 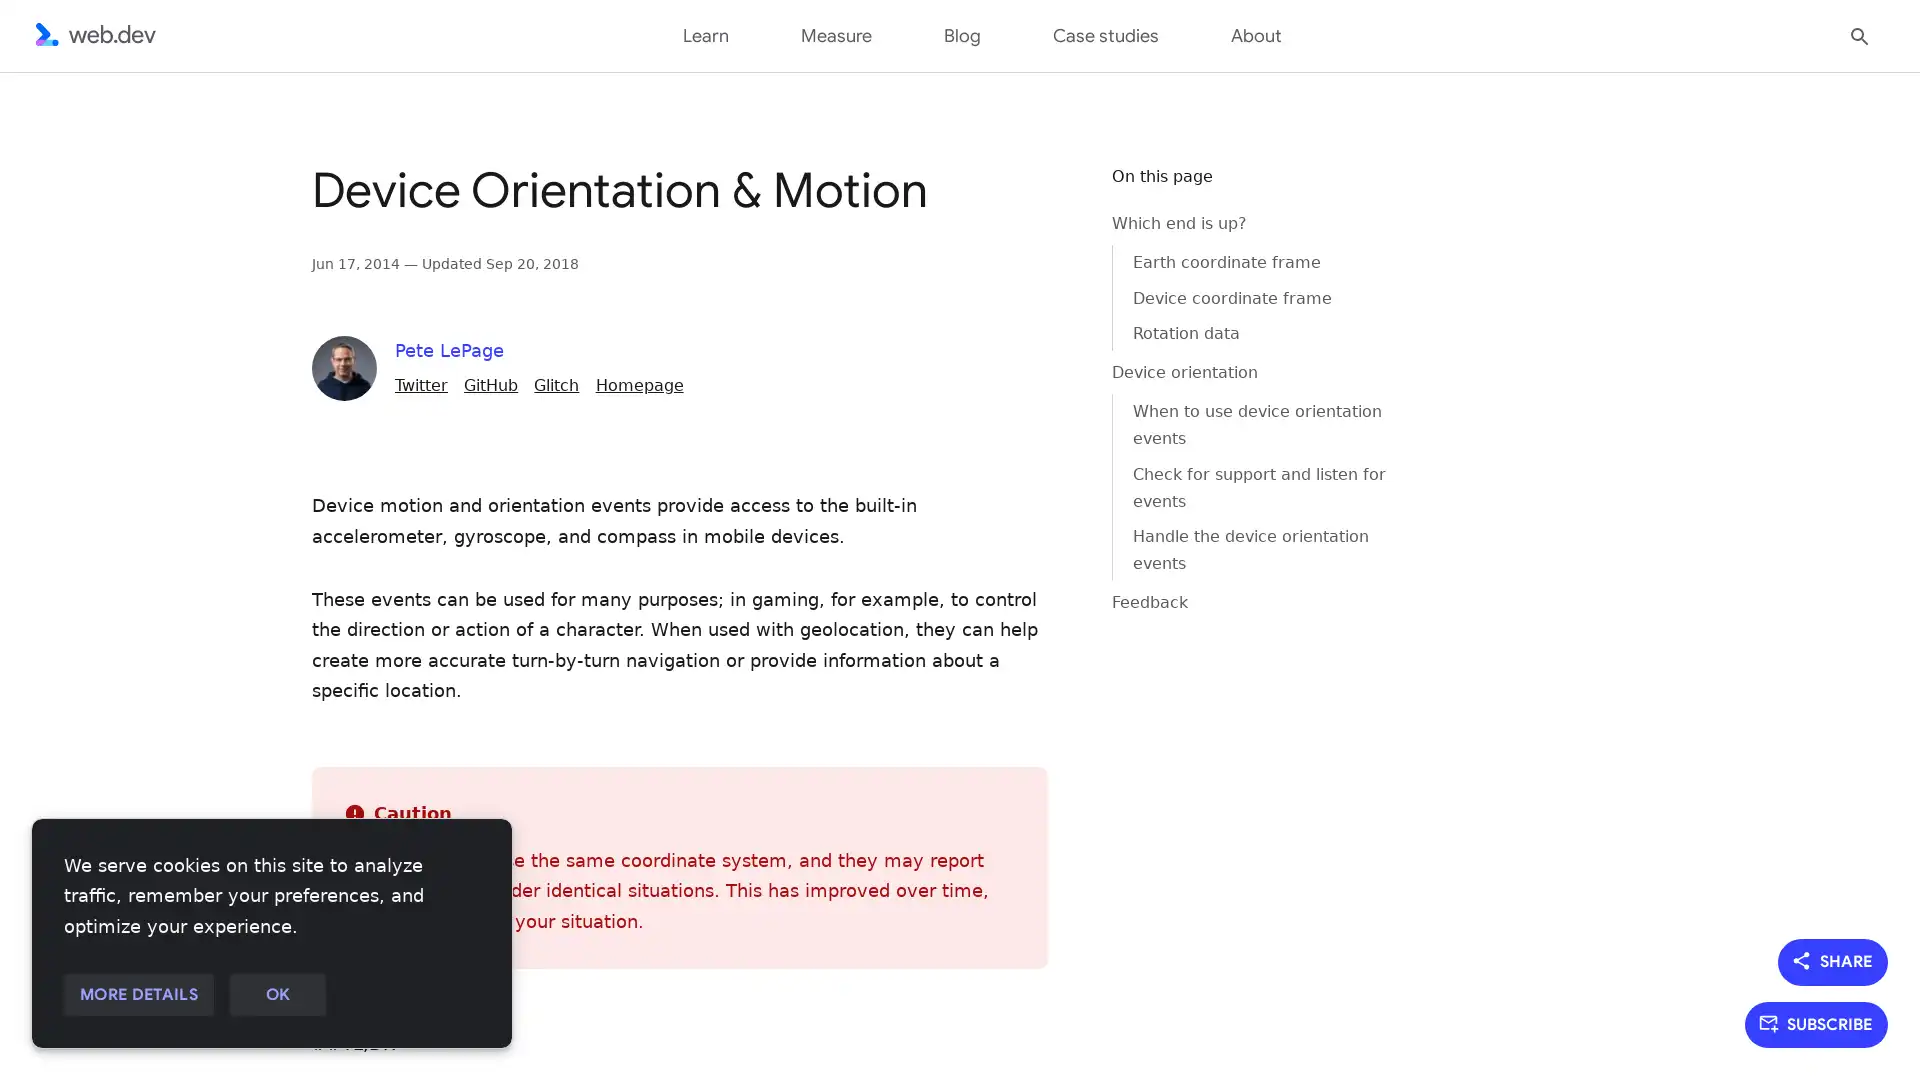 I want to click on OK, so click(x=276, y=995).